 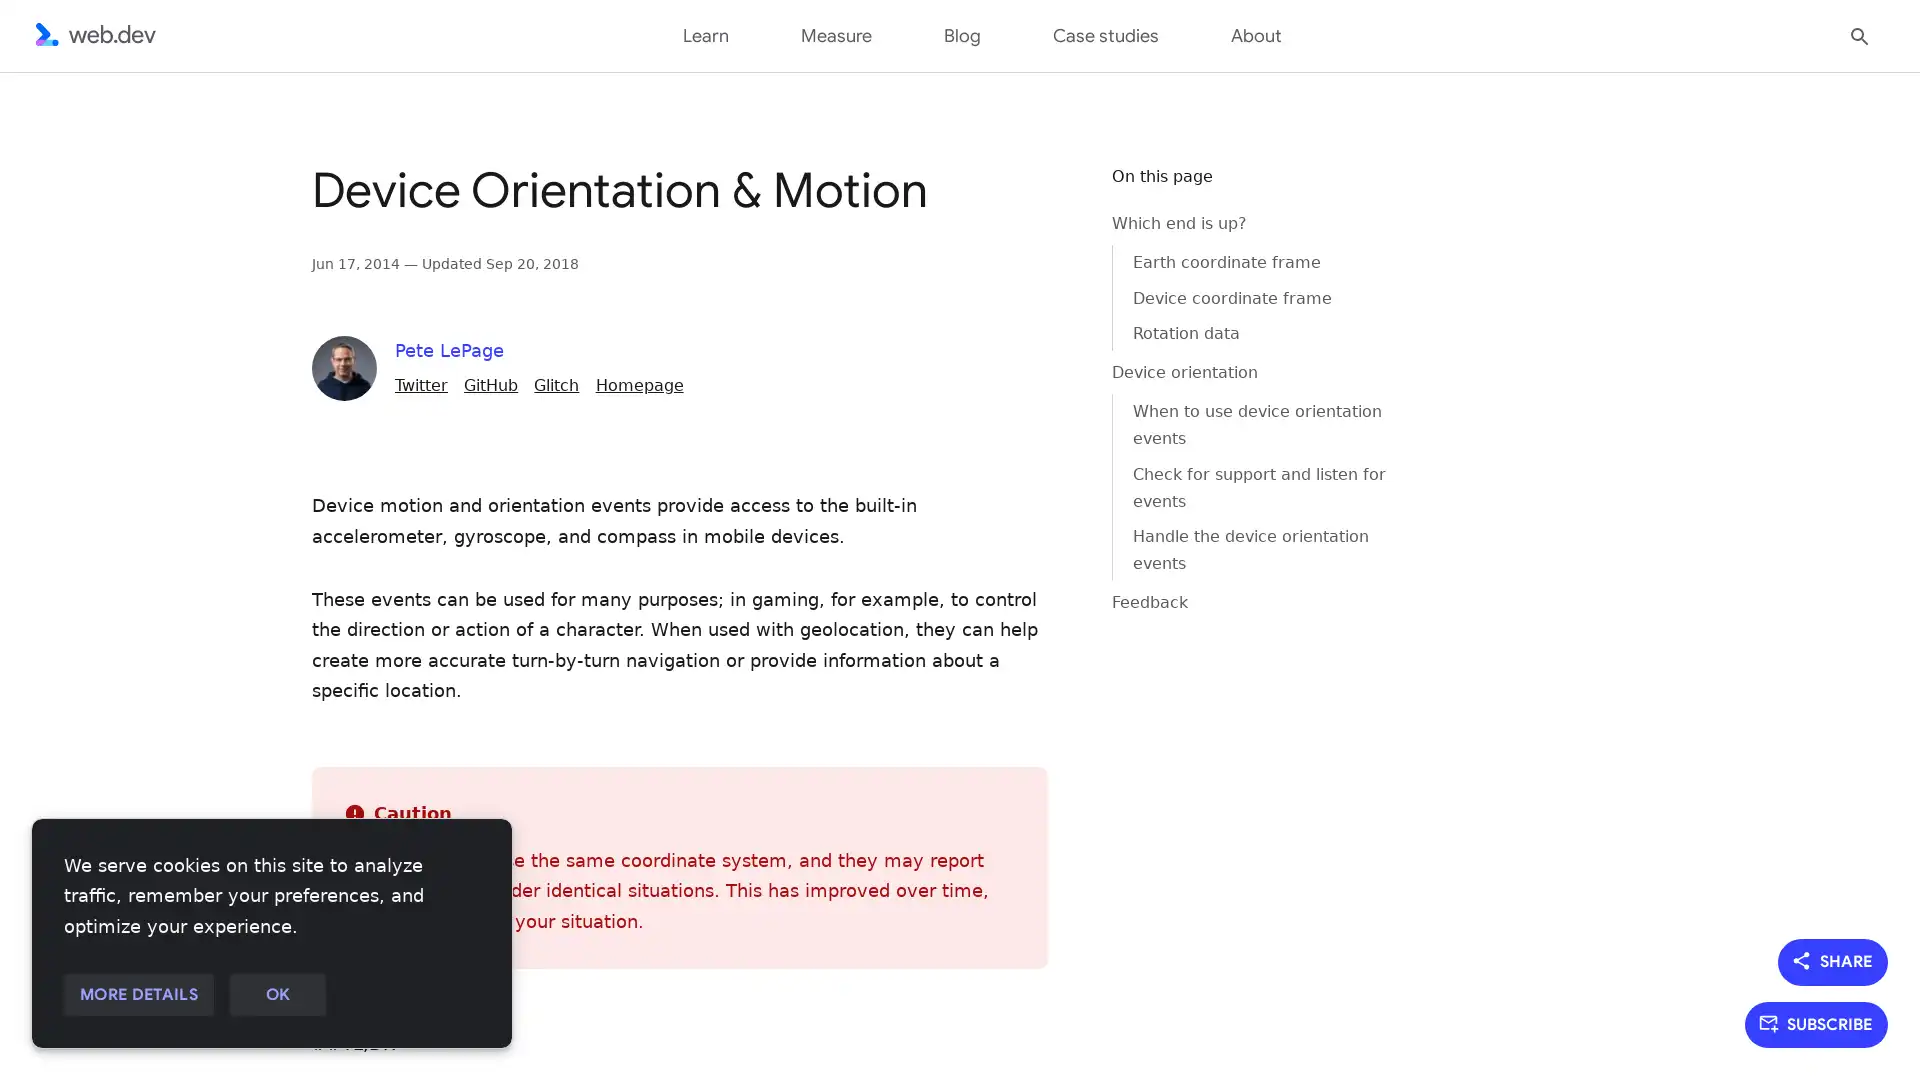 I want to click on OK, so click(x=276, y=995).